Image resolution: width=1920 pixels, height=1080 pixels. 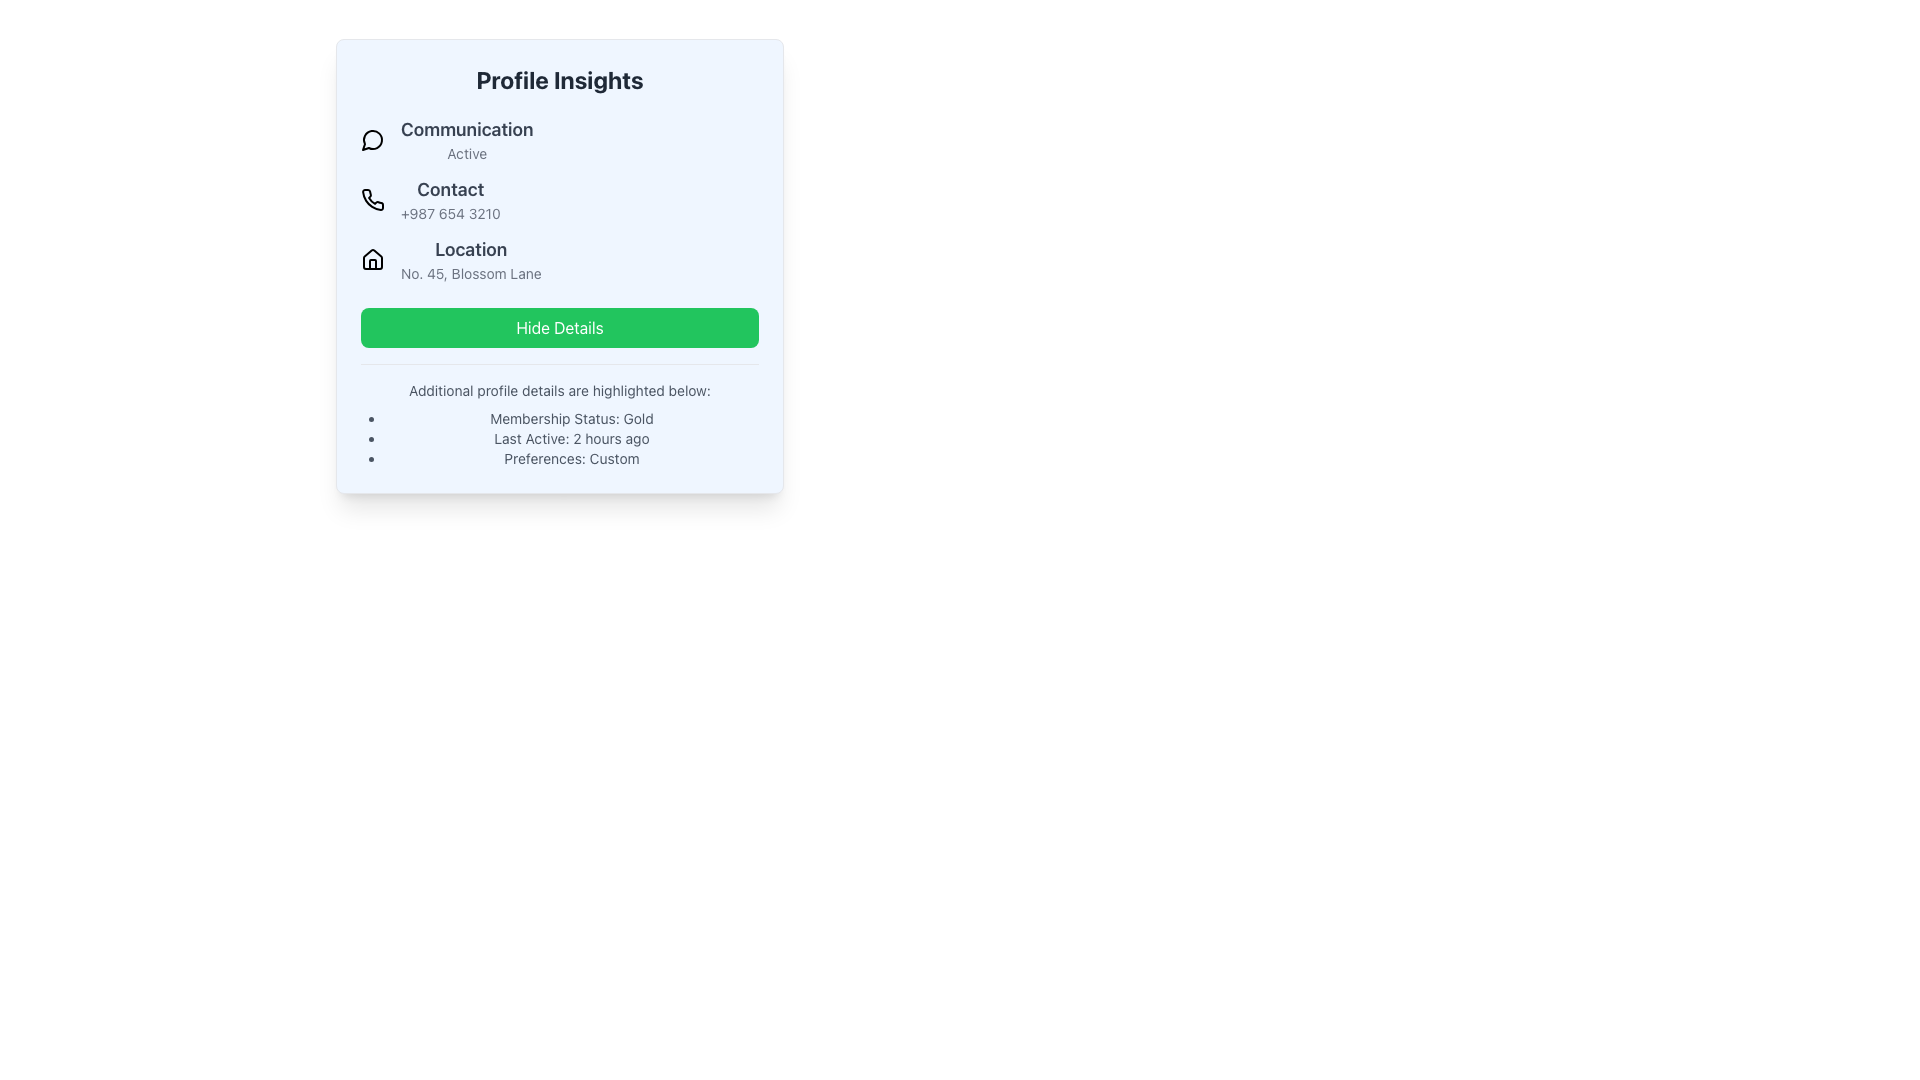 What do you see at coordinates (373, 263) in the screenshot?
I see `the house-shaped icon's graphic element, located on the third row of the profile insights panel next to the 'Location' label` at bounding box center [373, 263].